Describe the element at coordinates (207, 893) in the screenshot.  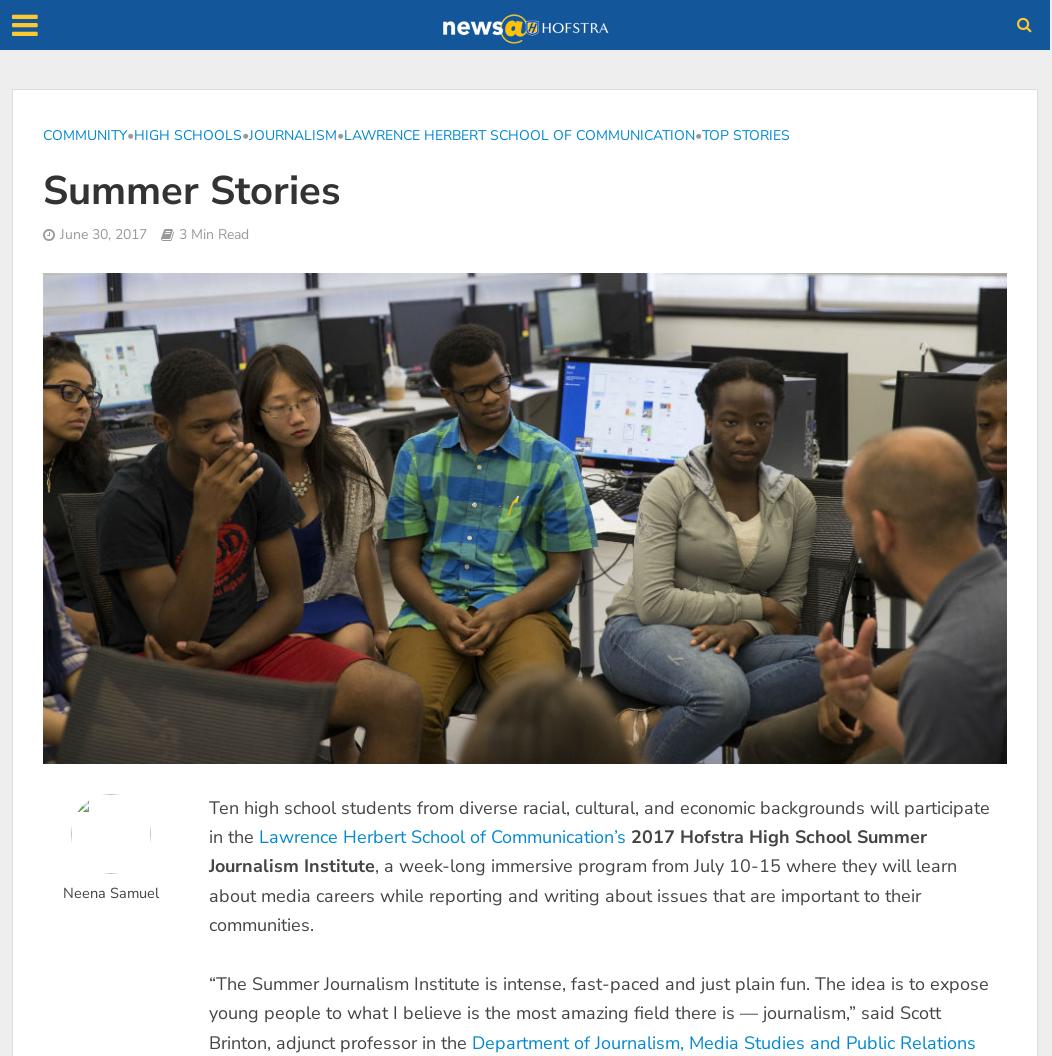
I see `', a week-long immersive program from July 10-15 where they will learn about media careers while reporting and writing about issues that are important to their communities.'` at that location.